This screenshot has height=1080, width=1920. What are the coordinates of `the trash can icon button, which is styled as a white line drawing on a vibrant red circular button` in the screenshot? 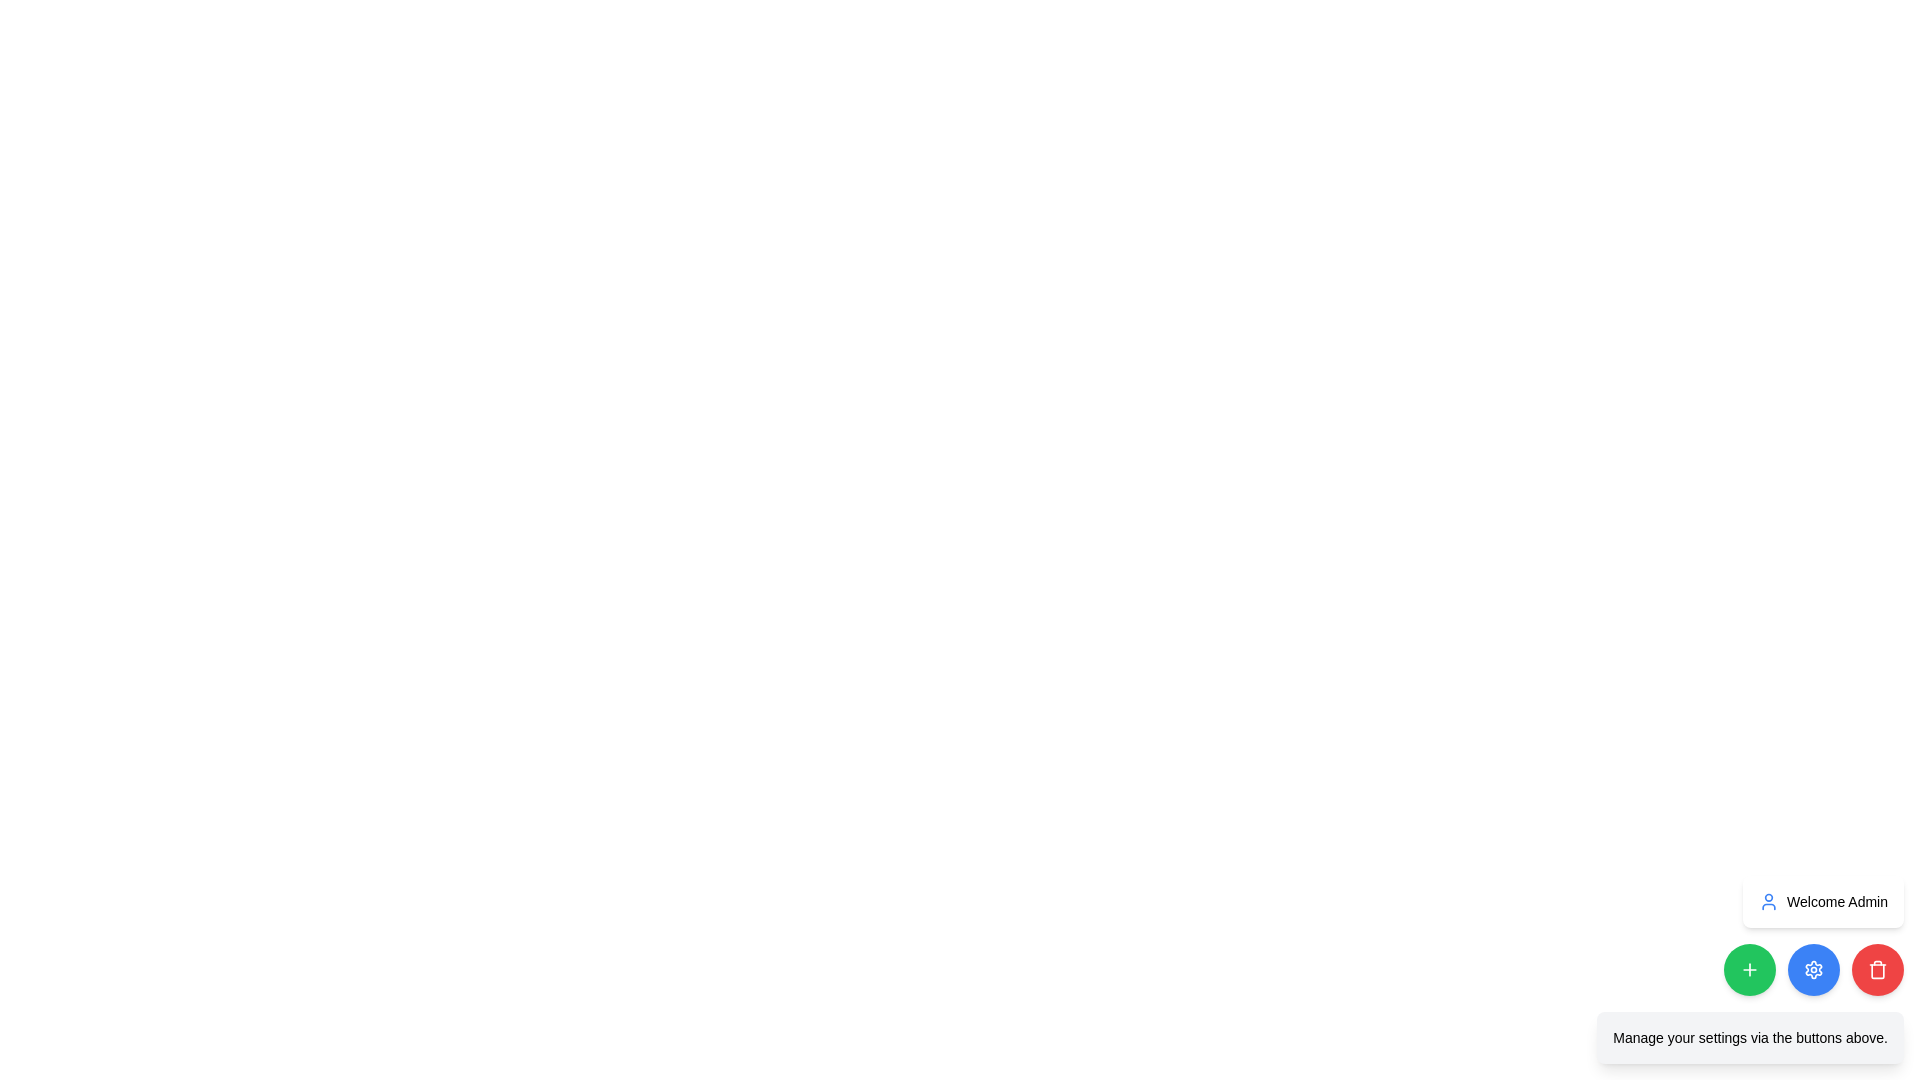 It's located at (1876, 968).